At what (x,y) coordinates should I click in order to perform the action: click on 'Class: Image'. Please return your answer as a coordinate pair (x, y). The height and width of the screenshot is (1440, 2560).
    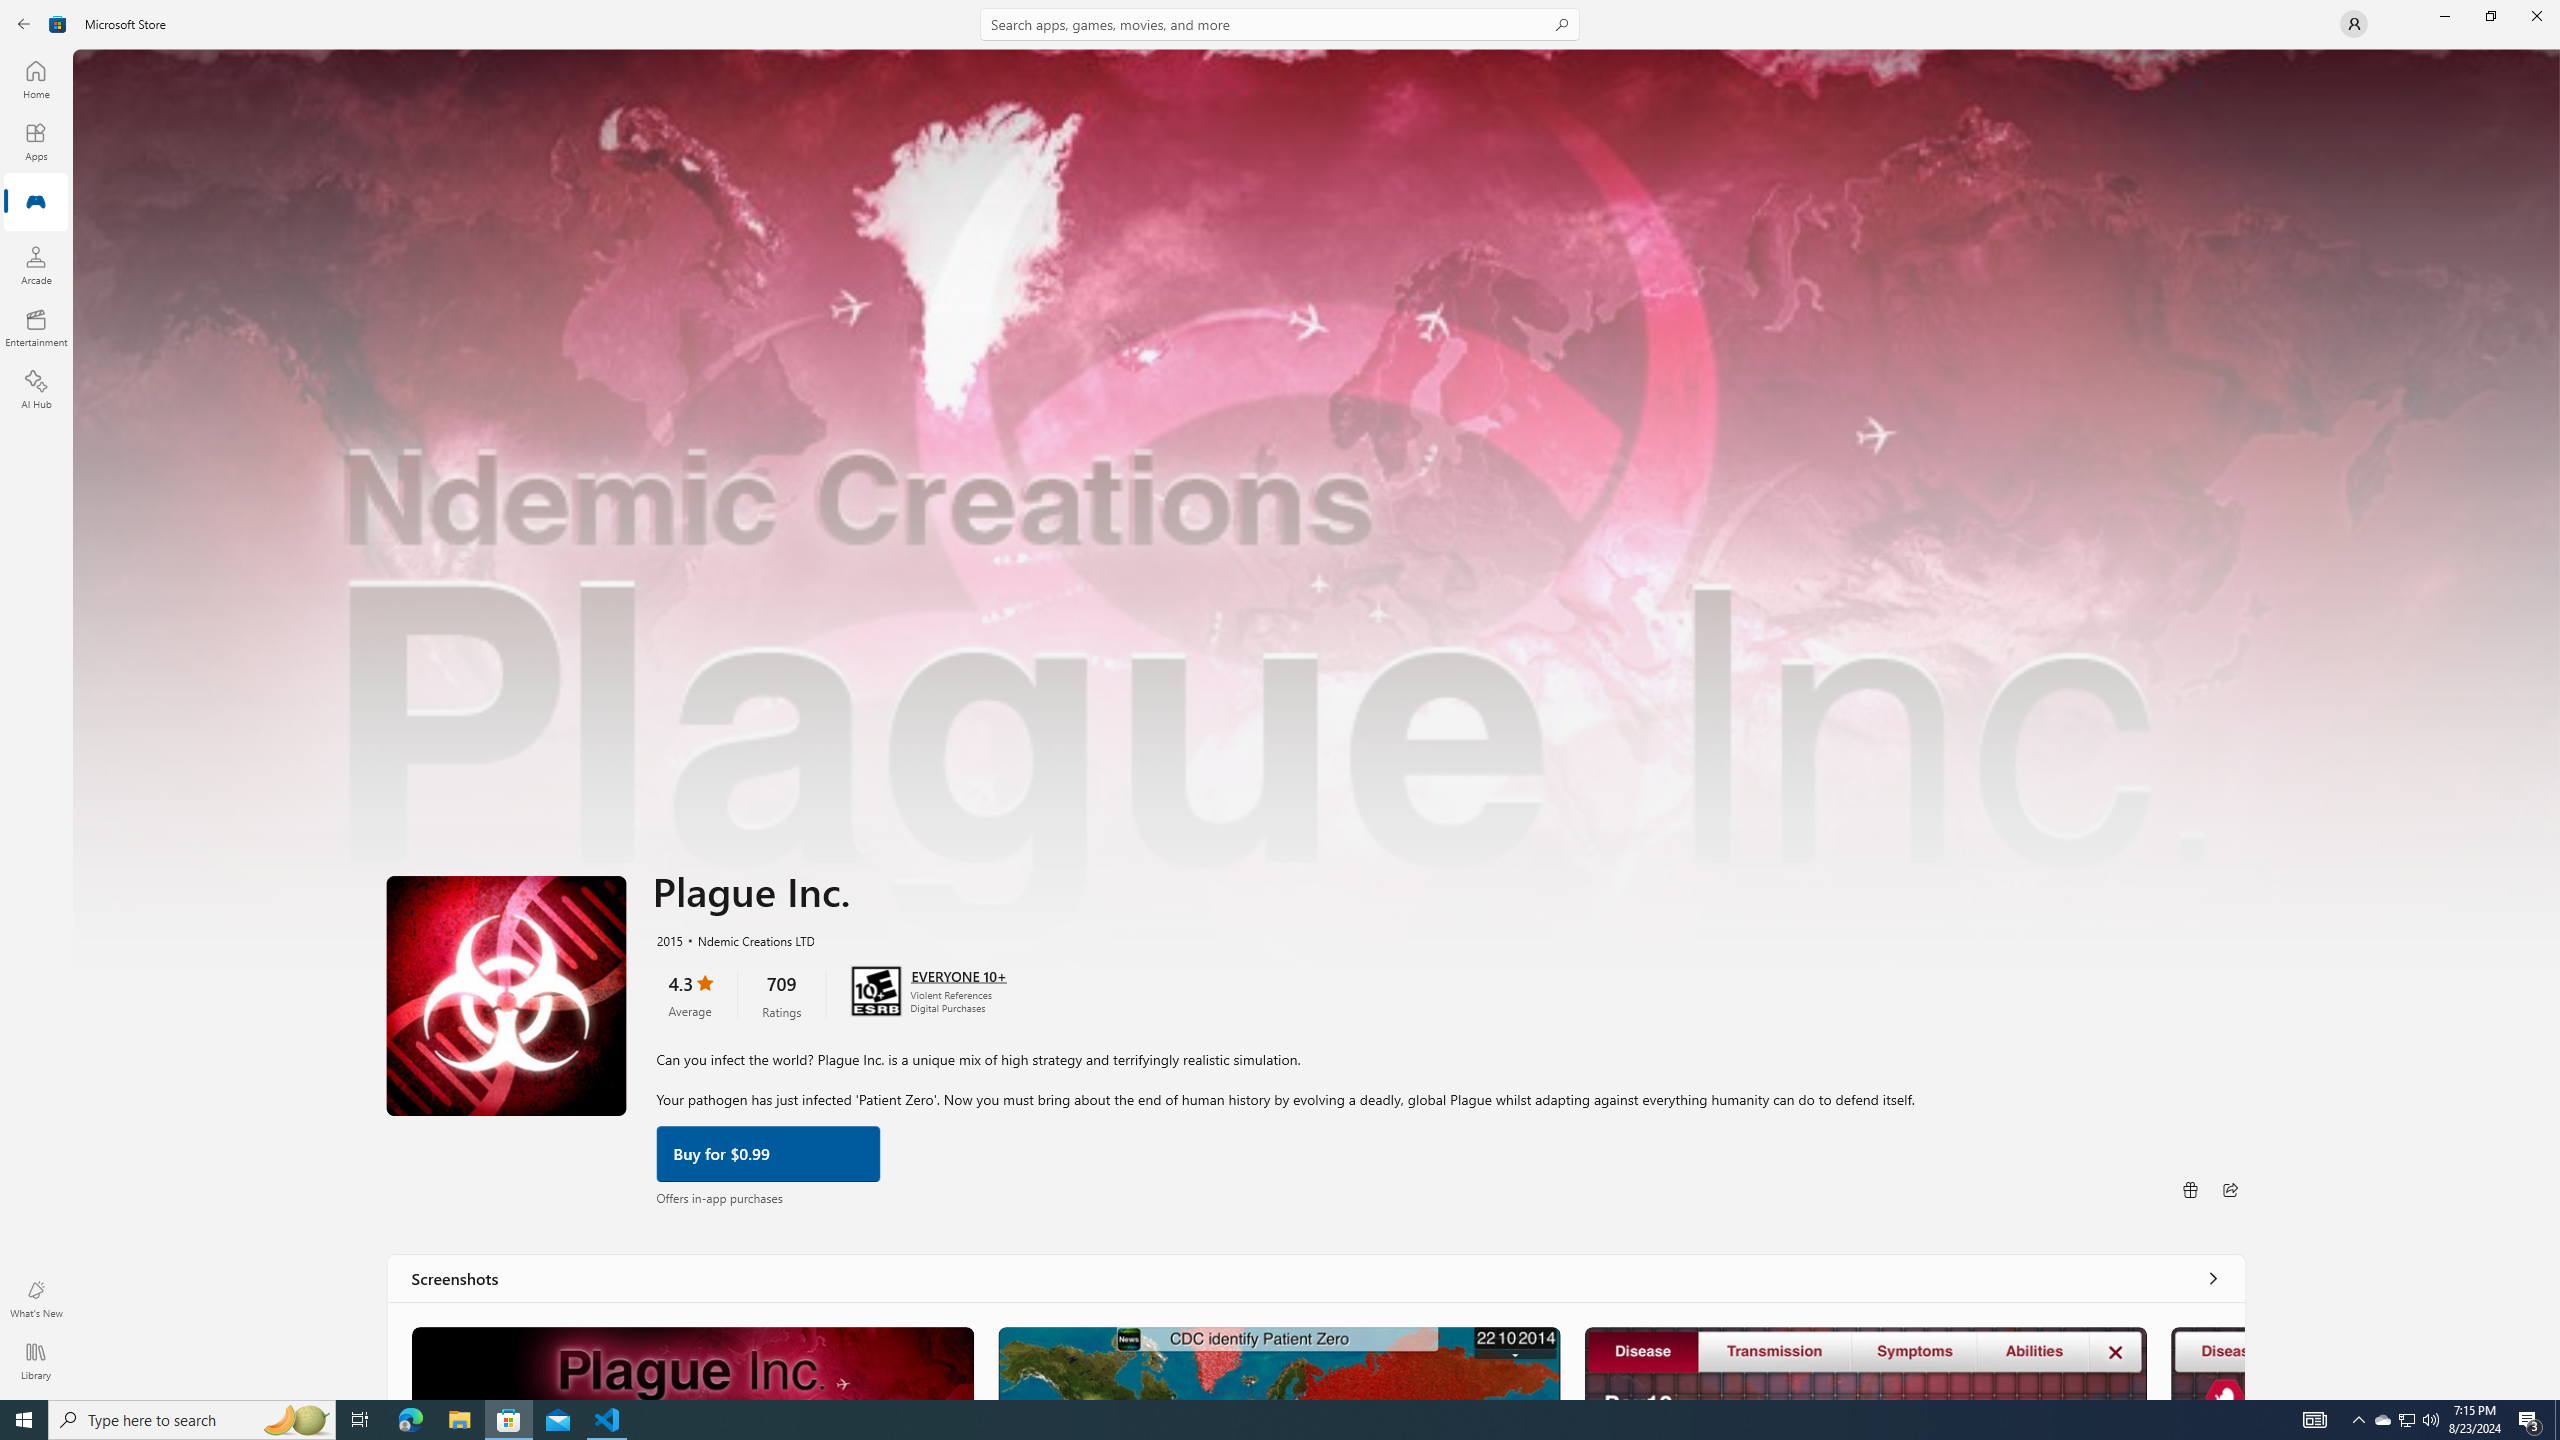
    Looking at the image, I should click on (57, 22).